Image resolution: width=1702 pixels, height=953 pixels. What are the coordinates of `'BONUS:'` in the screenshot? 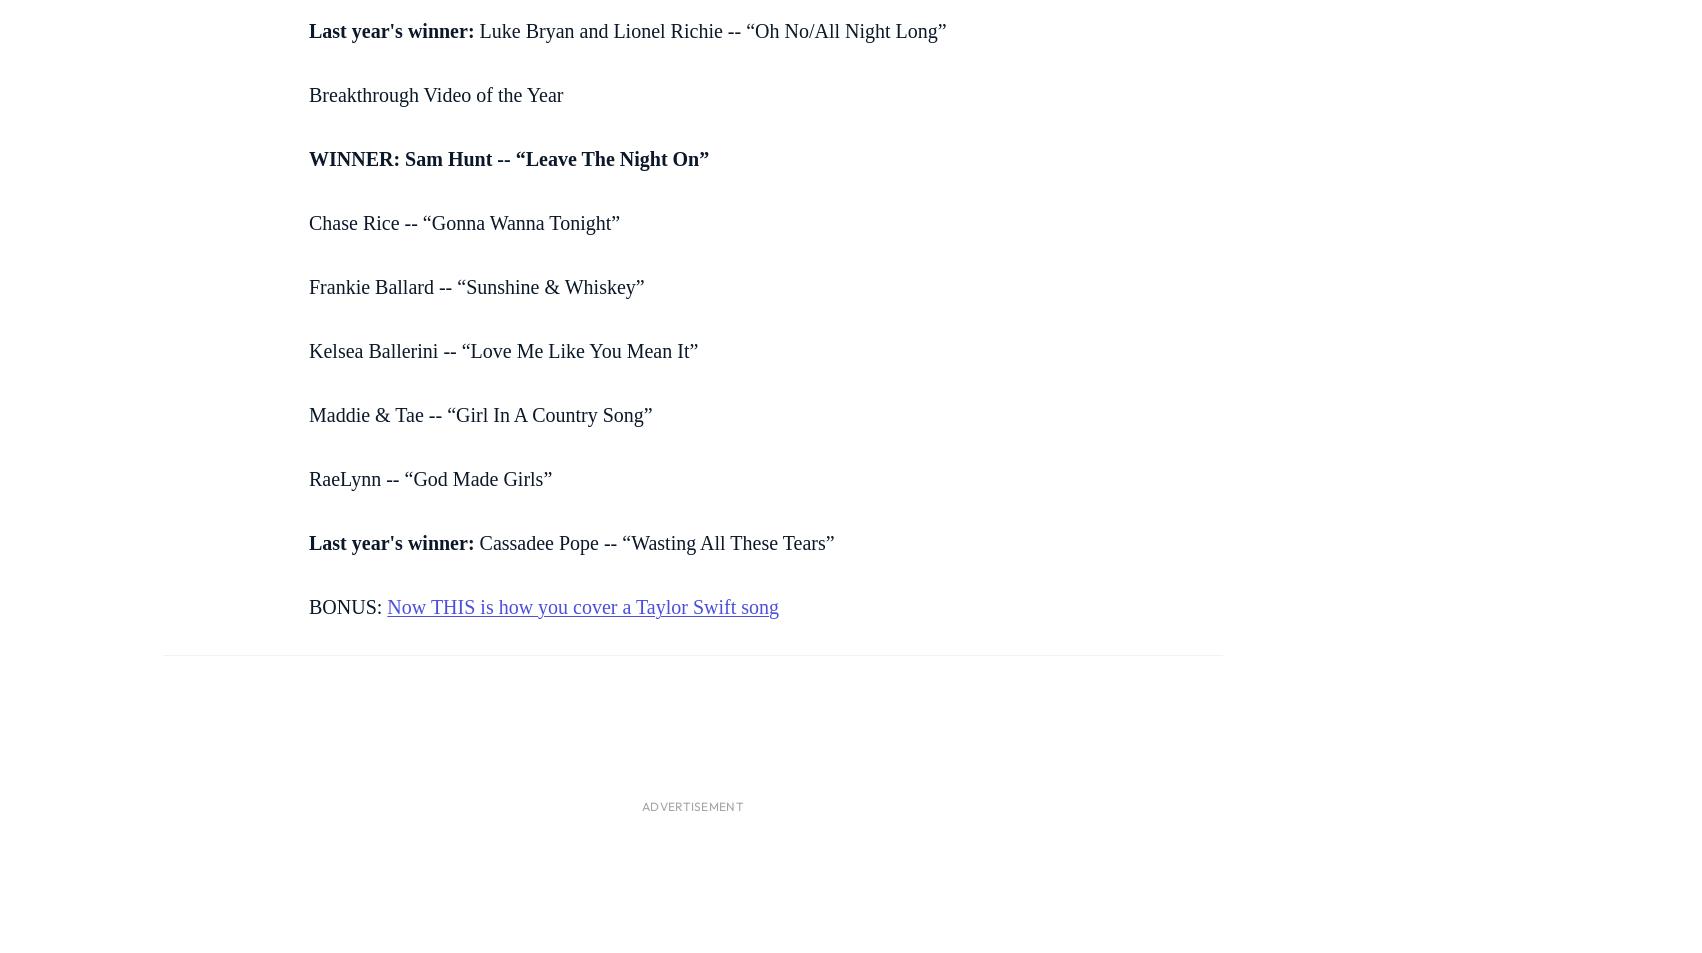 It's located at (348, 606).